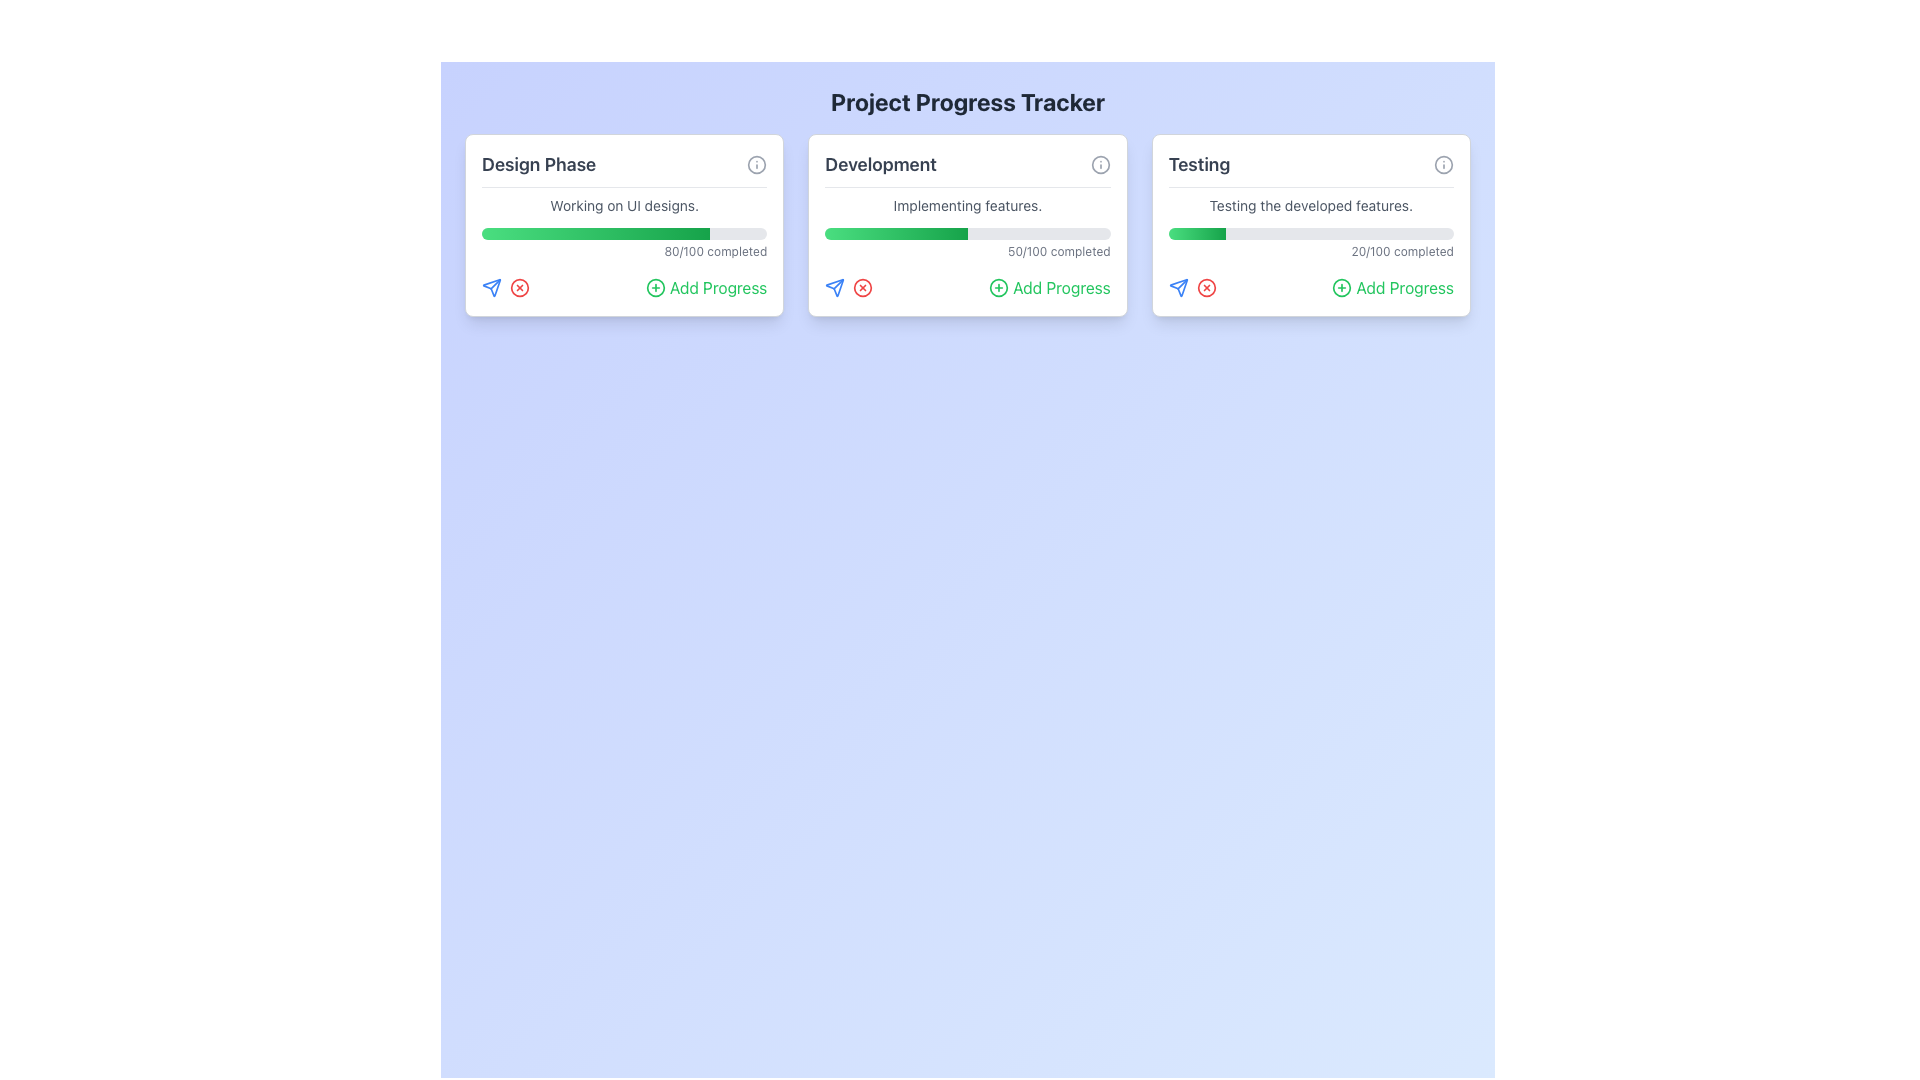  I want to click on the circular SVG shape located in the top-right corner of the 'Development' card, which is styled as an information icon, so click(1099, 164).